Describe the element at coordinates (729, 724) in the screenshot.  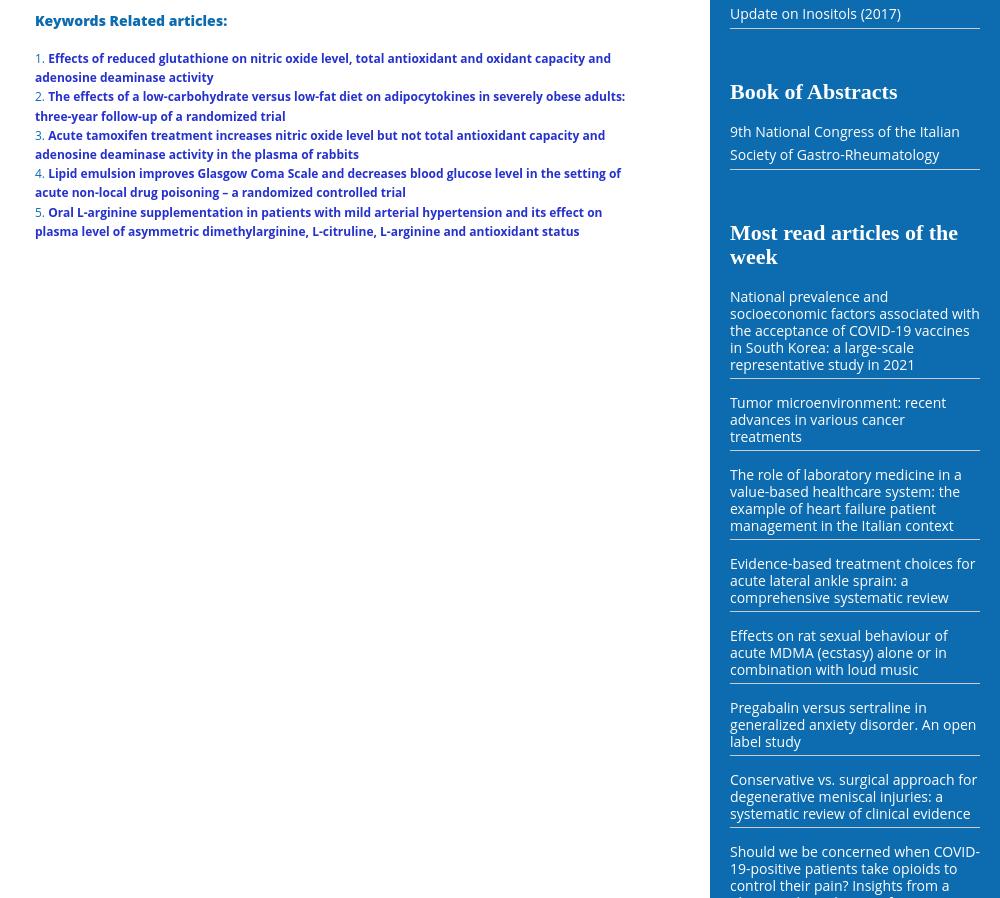
I see `'Pregabalin versus sertraline in generalized anxiety disorder. An open label study'` at that location.